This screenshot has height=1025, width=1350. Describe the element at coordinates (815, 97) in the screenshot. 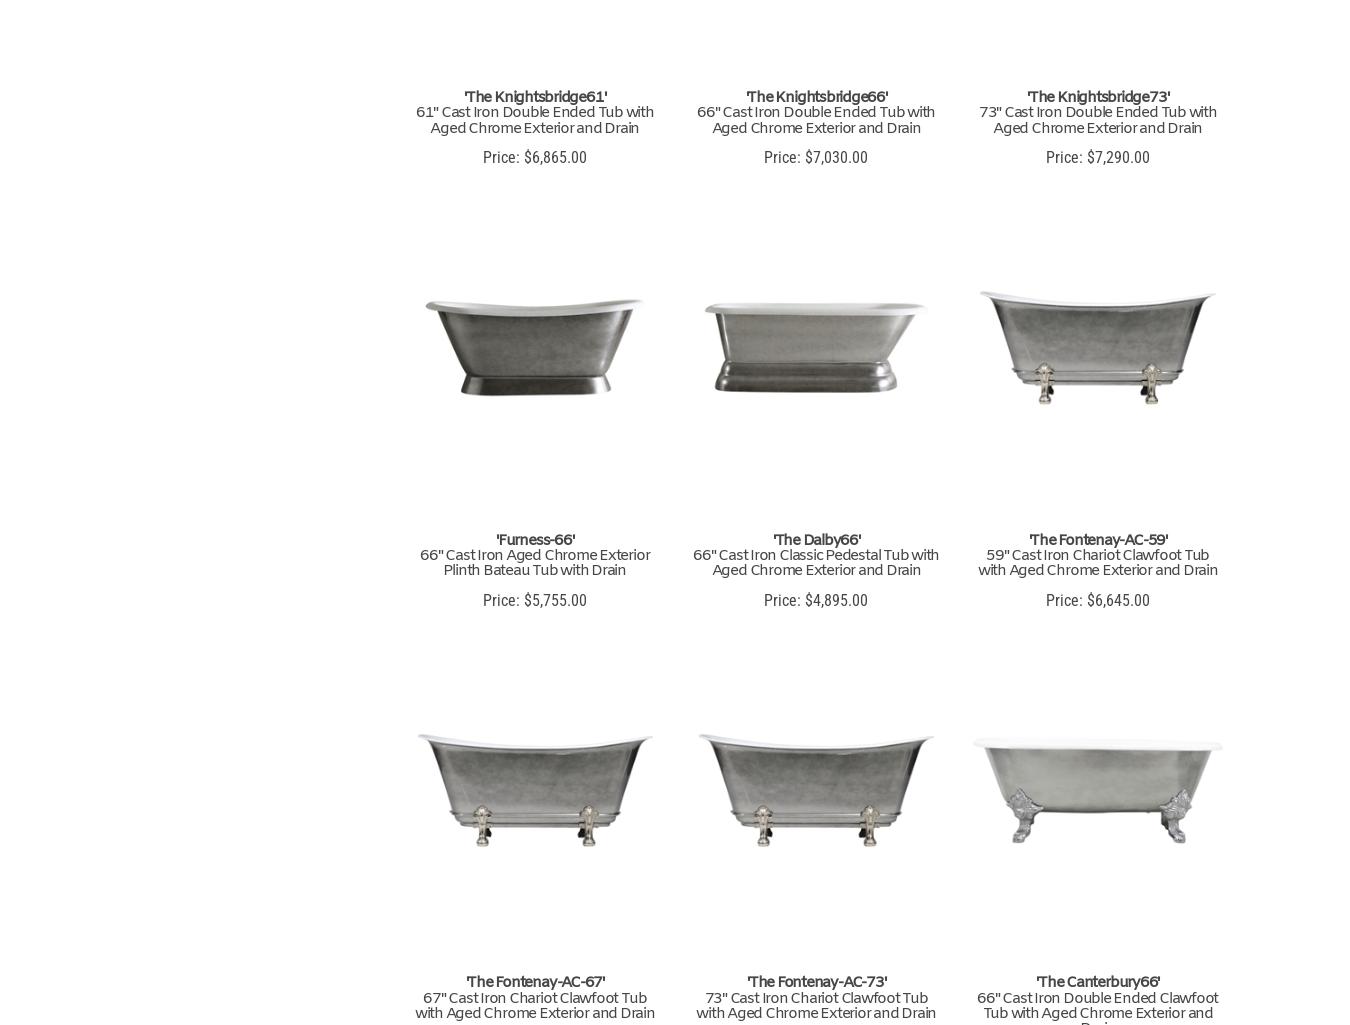

I see `''The Knightsbridge66''` at that location.